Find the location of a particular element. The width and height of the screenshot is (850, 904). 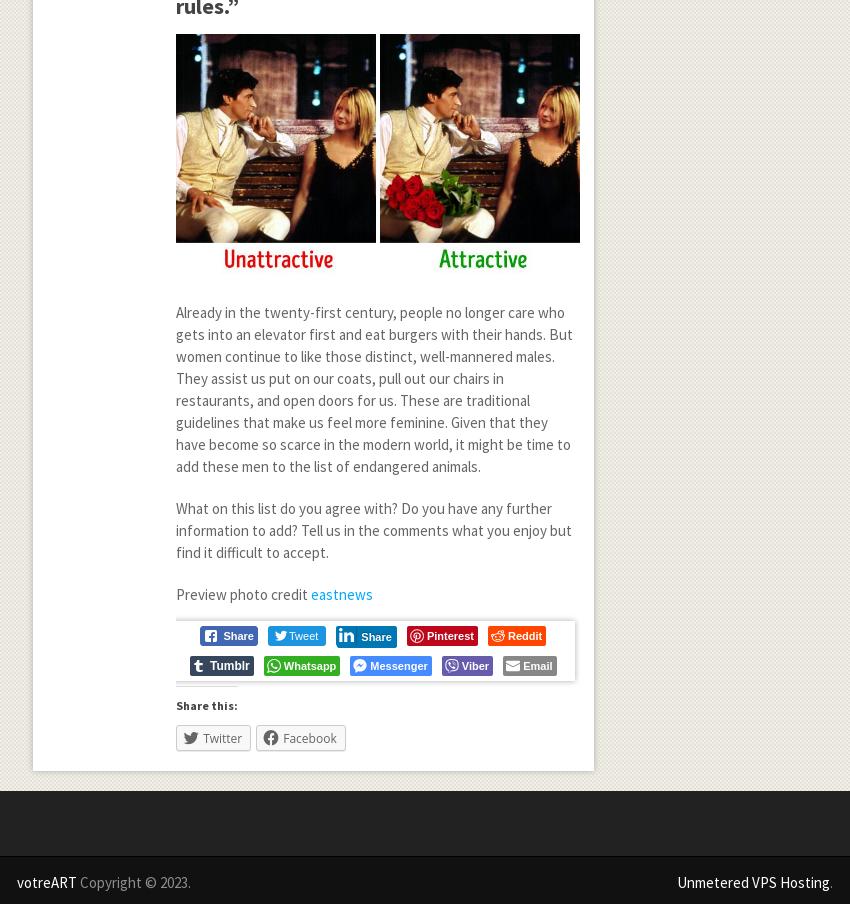

'tumblr' is located at coordinates (229, 664).